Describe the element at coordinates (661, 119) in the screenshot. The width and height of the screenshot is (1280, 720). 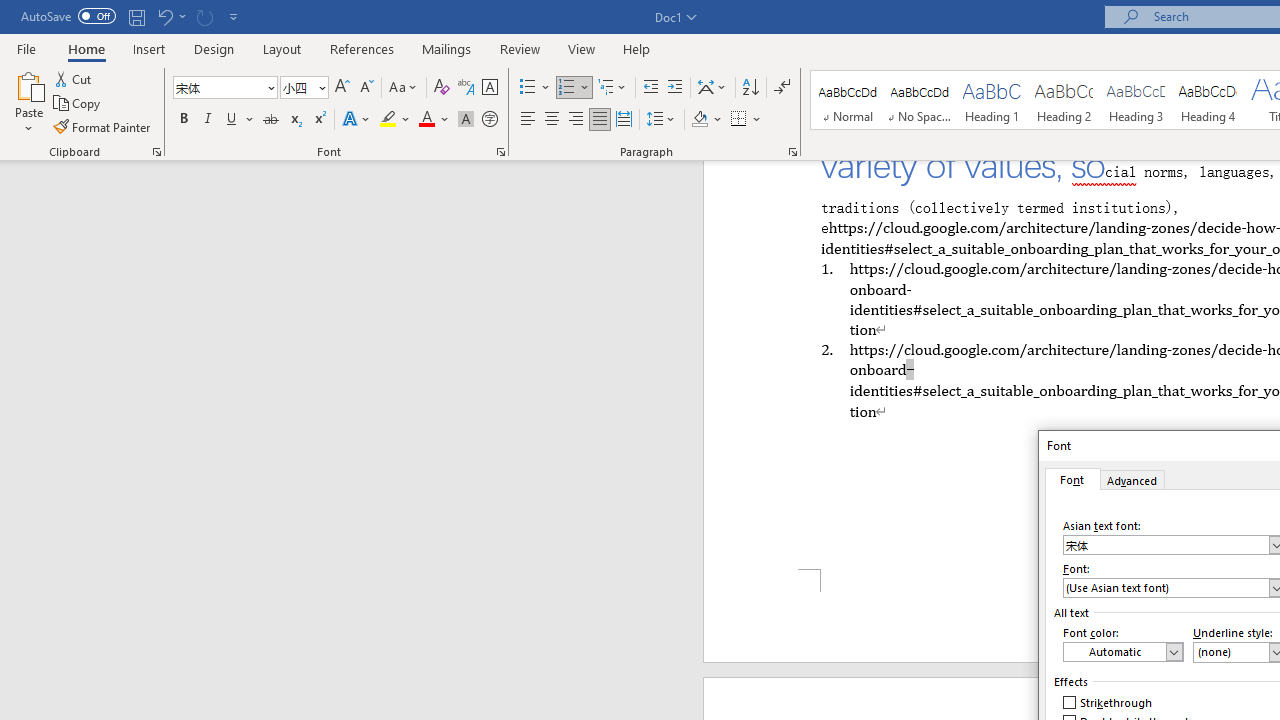
I see `'Line and Paragraph Spacing'` at that location.